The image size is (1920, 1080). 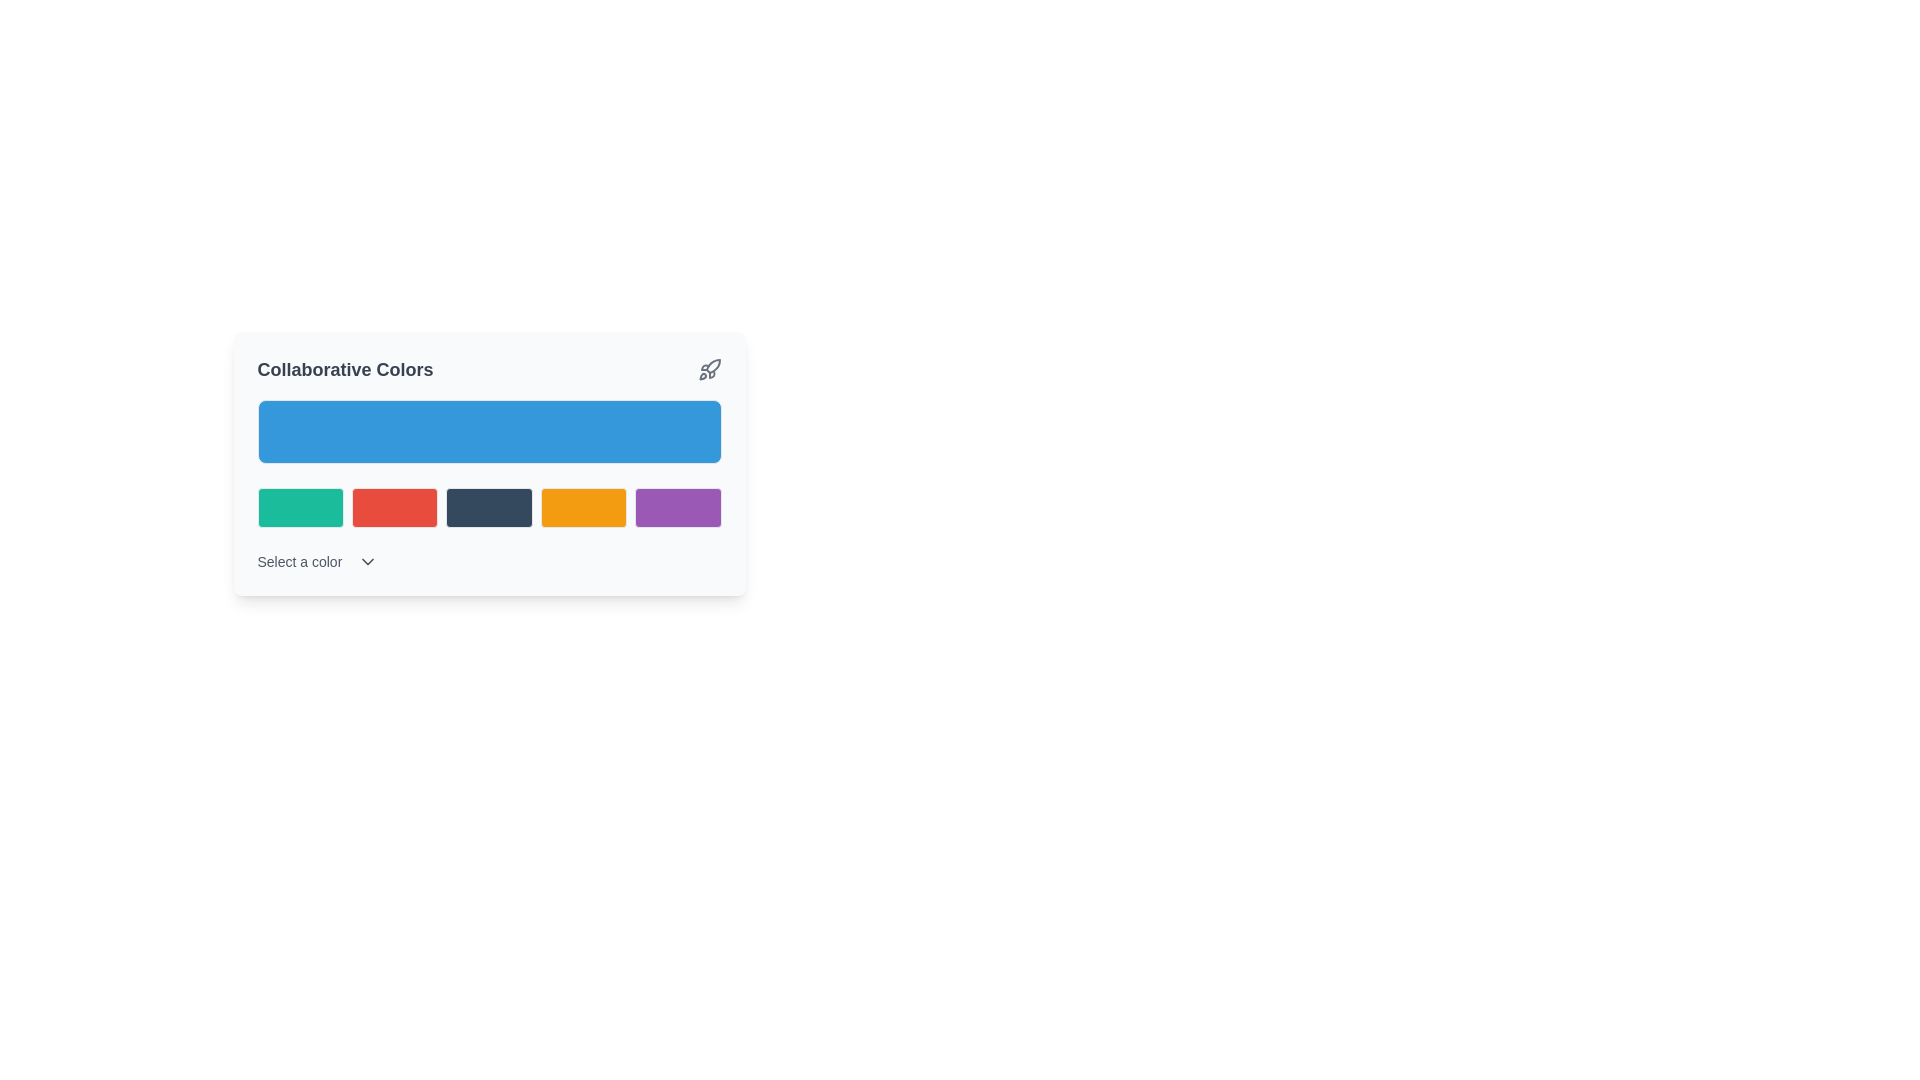 I want to click on the navy blue button in the 'Collaborative Colors' section, so click(x=489, y=507).